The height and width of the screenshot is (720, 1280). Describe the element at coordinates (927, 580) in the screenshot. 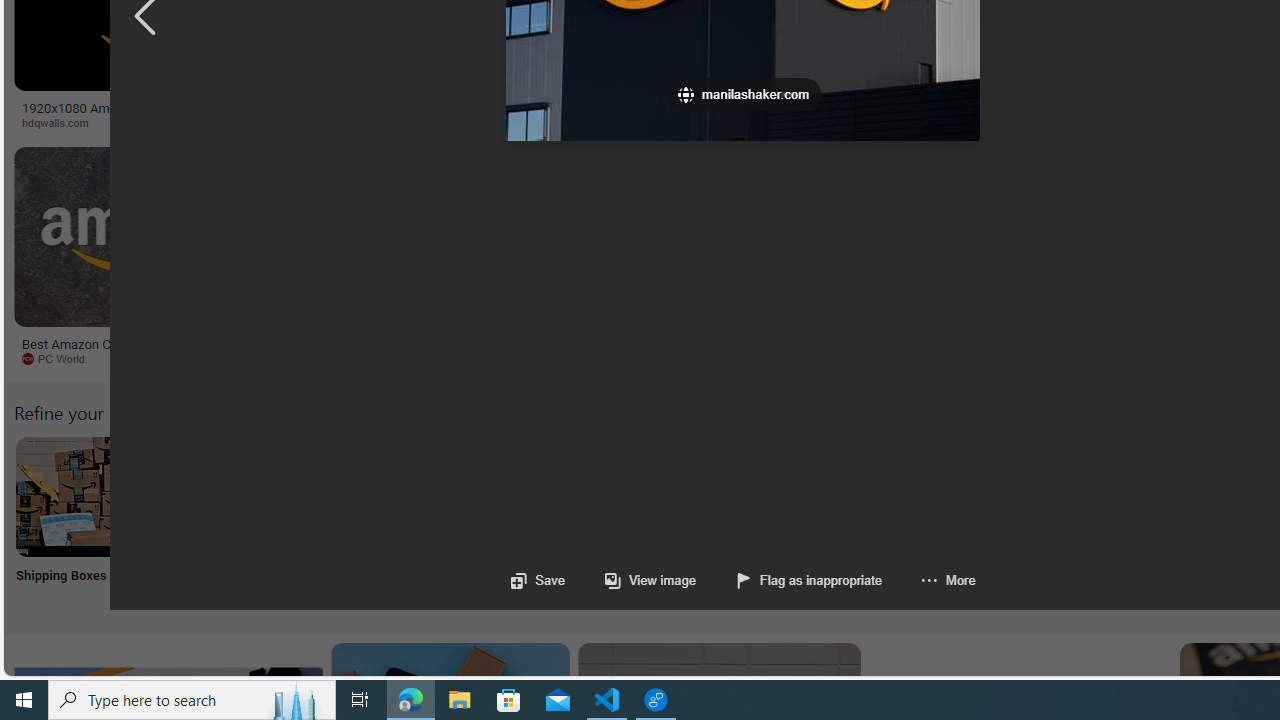

I see `'More'` at that location.